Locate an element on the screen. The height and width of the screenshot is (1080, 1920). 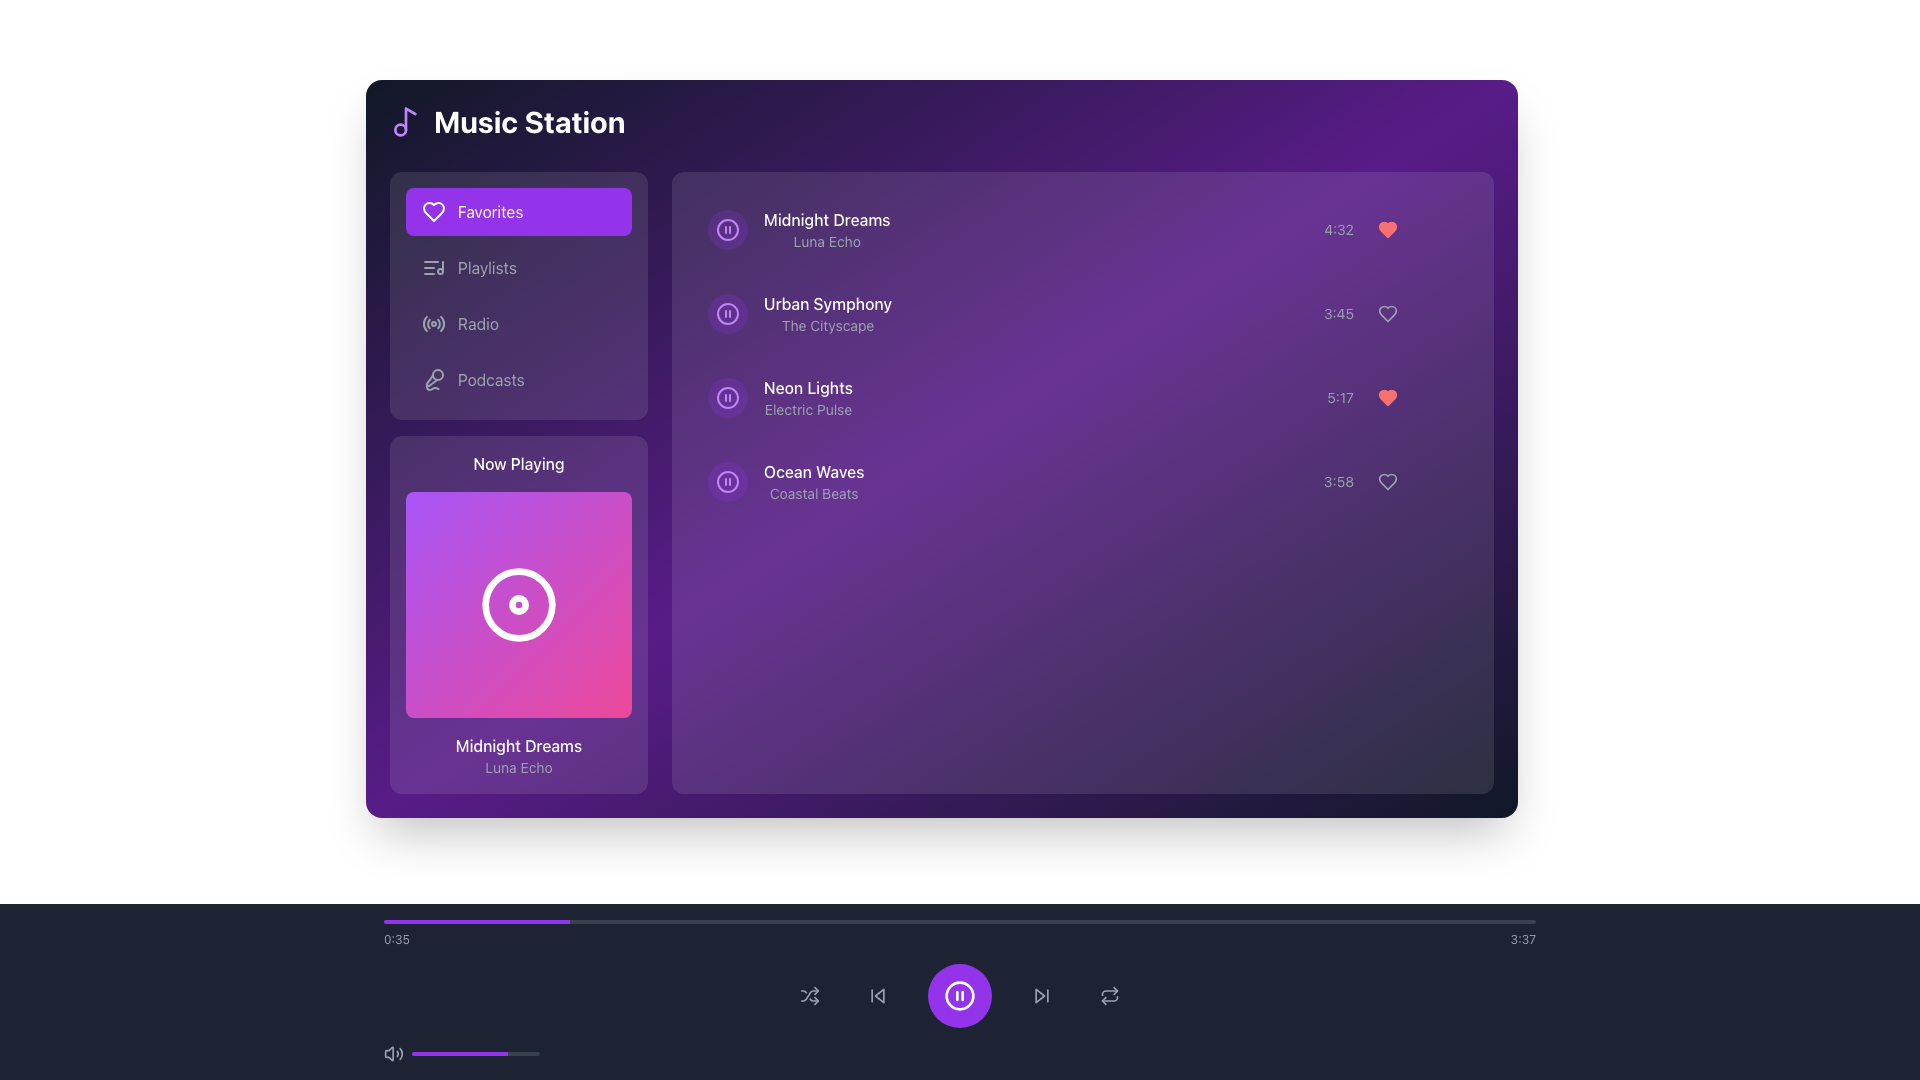
the circular purple button with a white pause icon located centrally in the control bar is located at coordinates (960, 995).